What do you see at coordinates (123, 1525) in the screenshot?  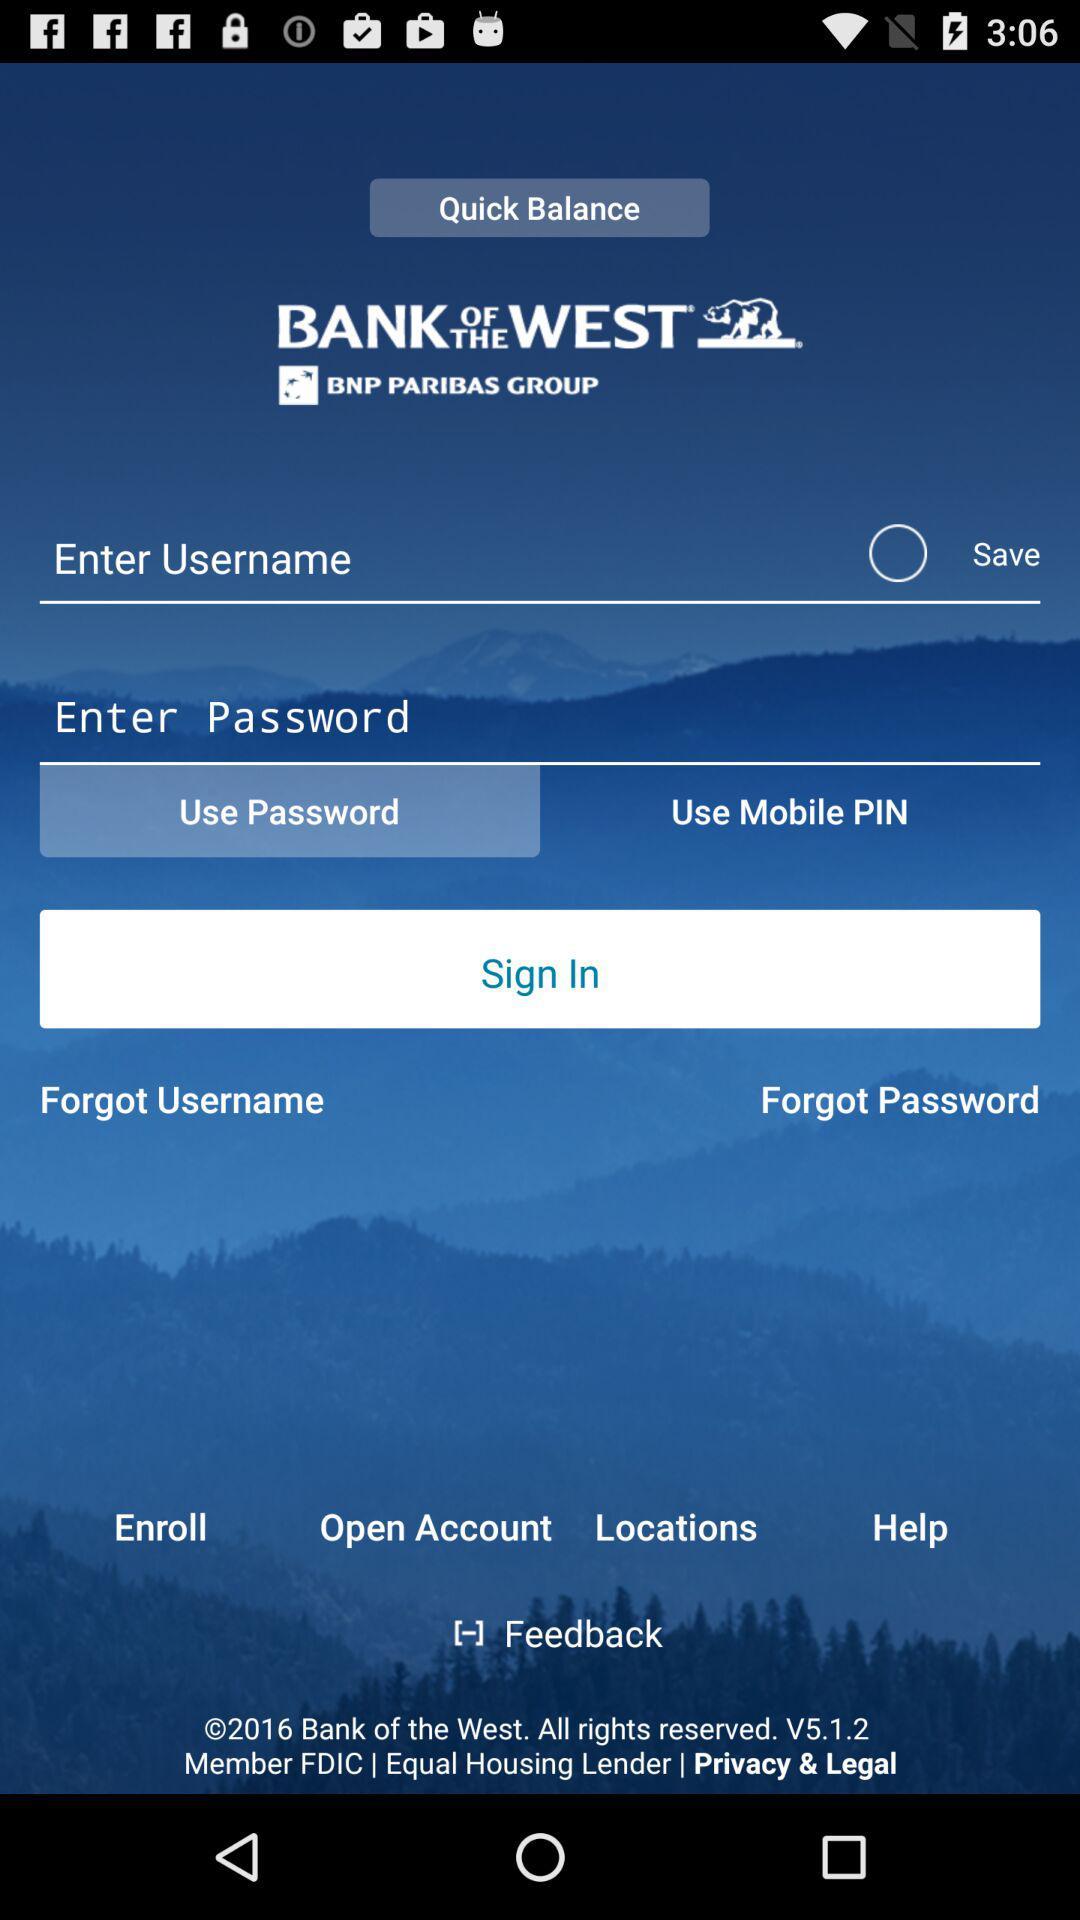 I see `the enroll item` at bounding box center [123, 1525].